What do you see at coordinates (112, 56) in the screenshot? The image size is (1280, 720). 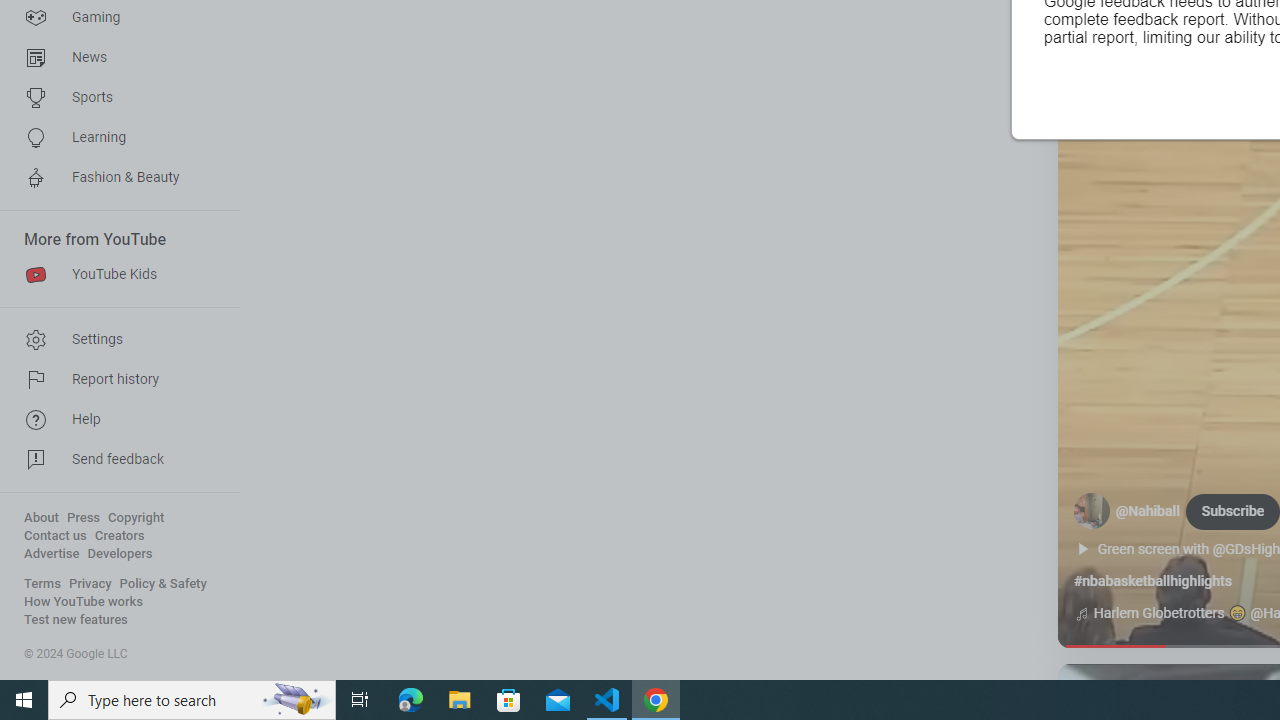 I see `'News'` at bounding box center [112, 56].